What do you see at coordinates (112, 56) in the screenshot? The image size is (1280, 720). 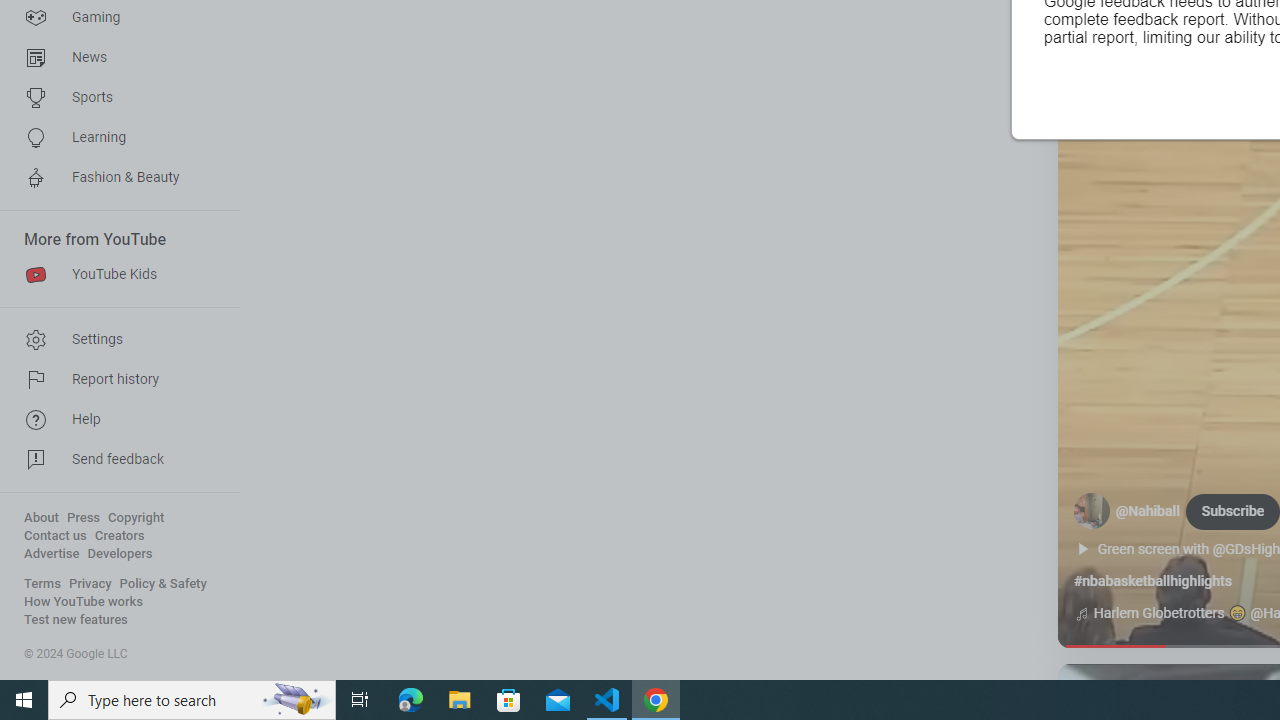 I see `'News'` at bounding box center [112, 56].